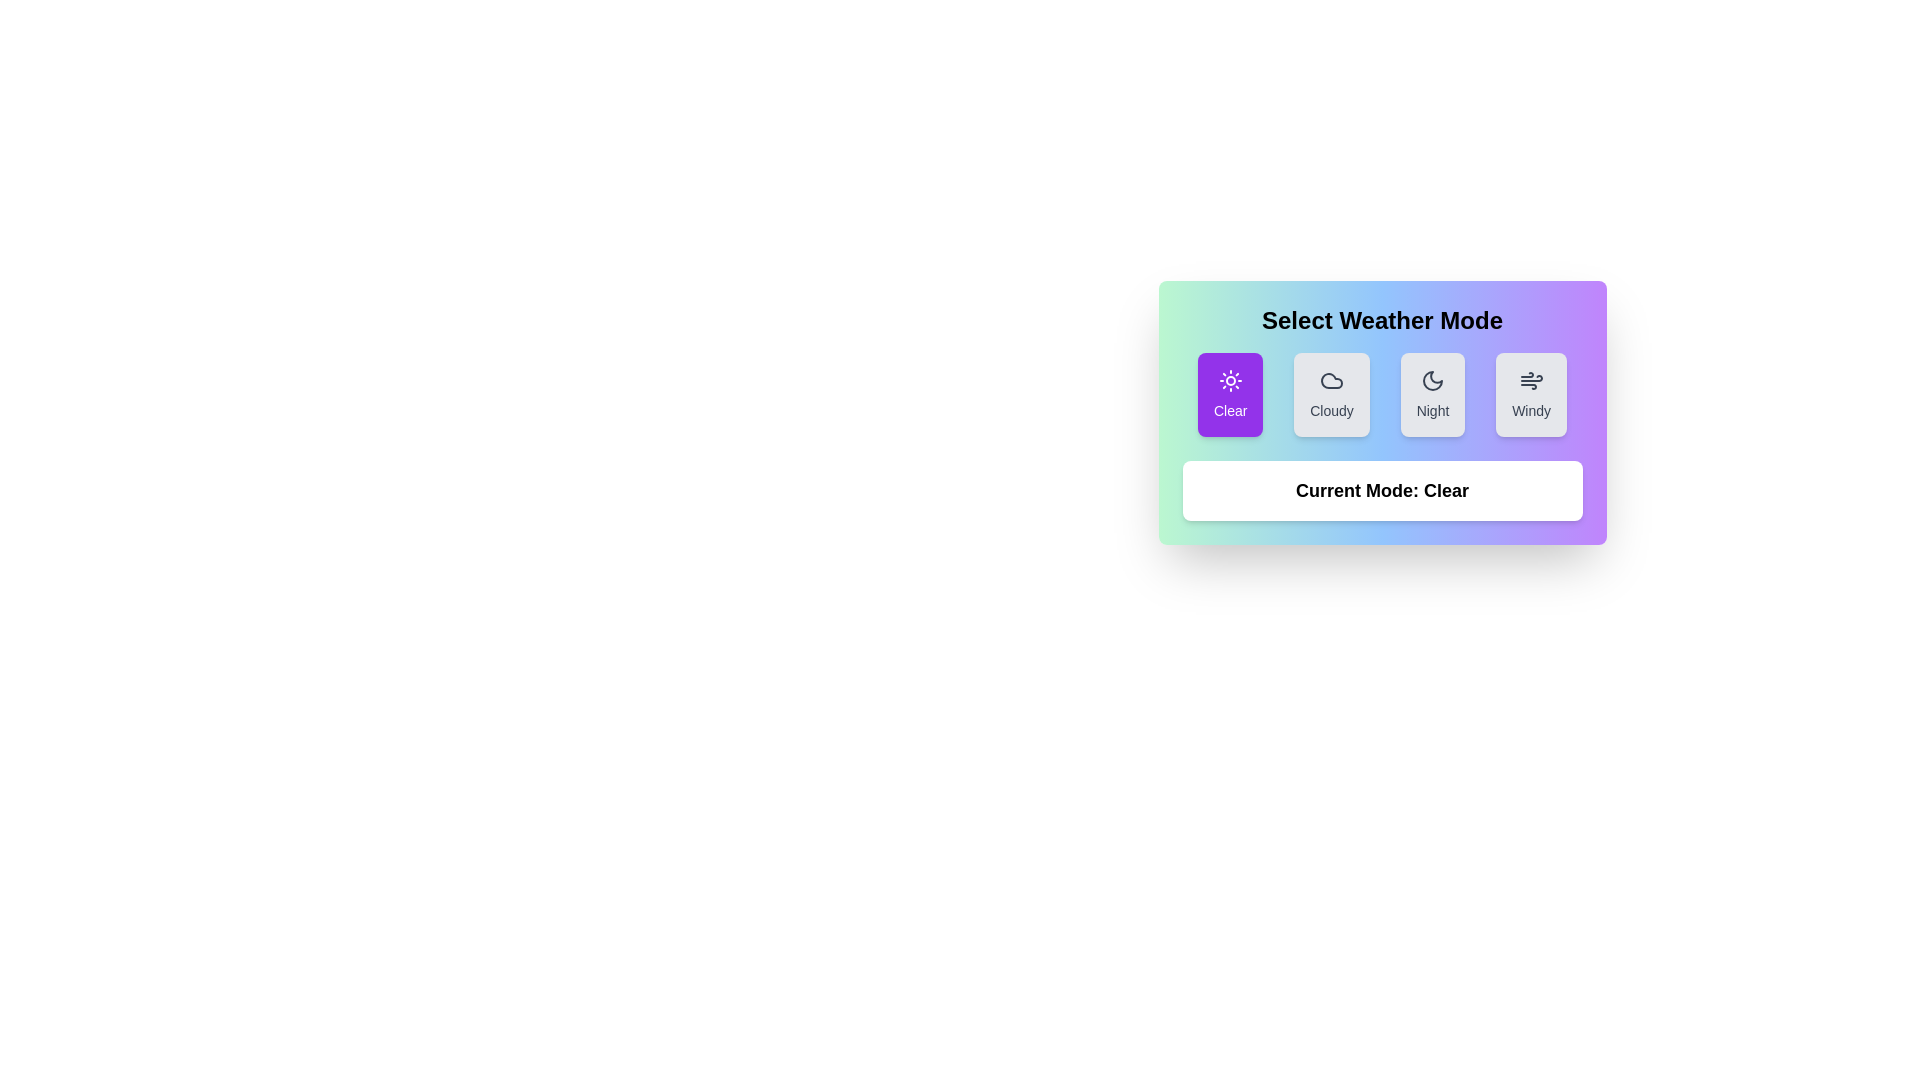  What do you see at coordinates (1229, 394) in the screenshot?
I see `the bold purple 'Clear' button with a sun icon` at bounding box center [1229, 394].